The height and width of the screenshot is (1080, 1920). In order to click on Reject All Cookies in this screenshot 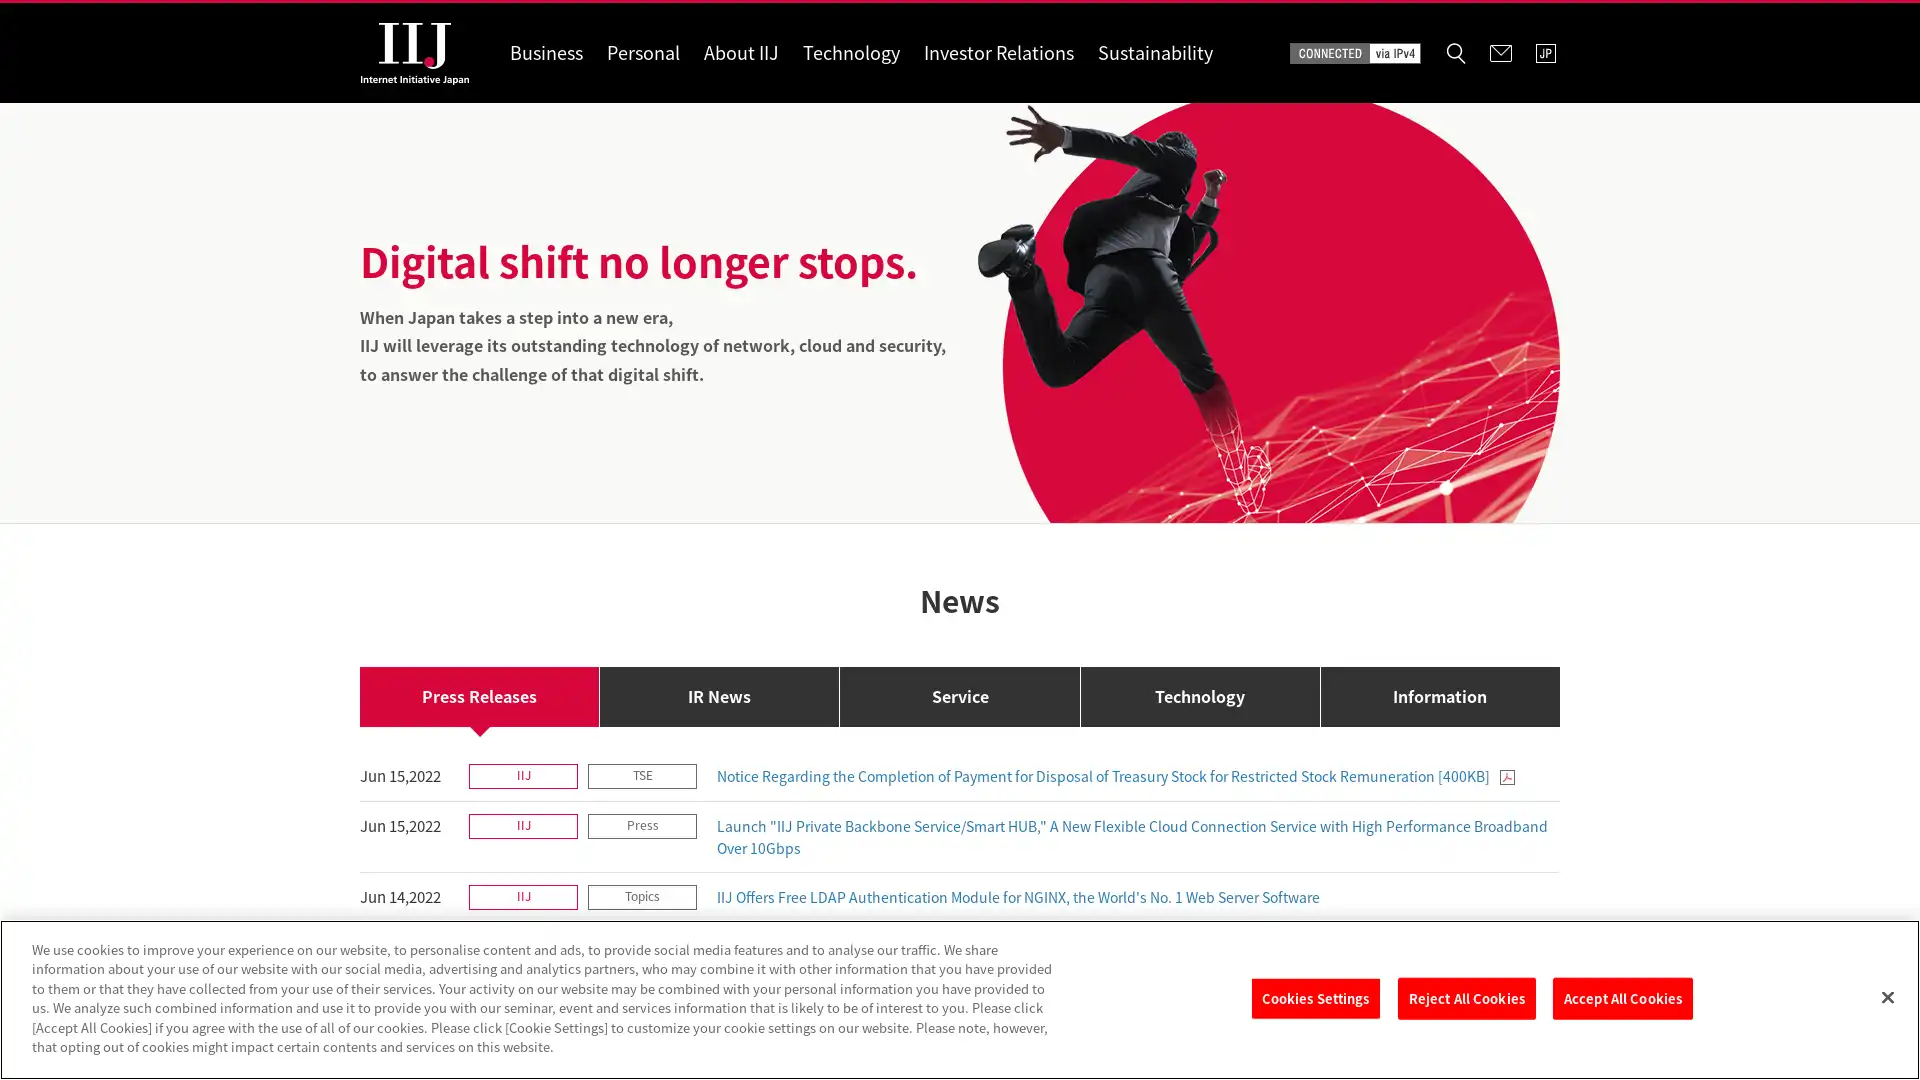, I will do `click(1465, 998)`.